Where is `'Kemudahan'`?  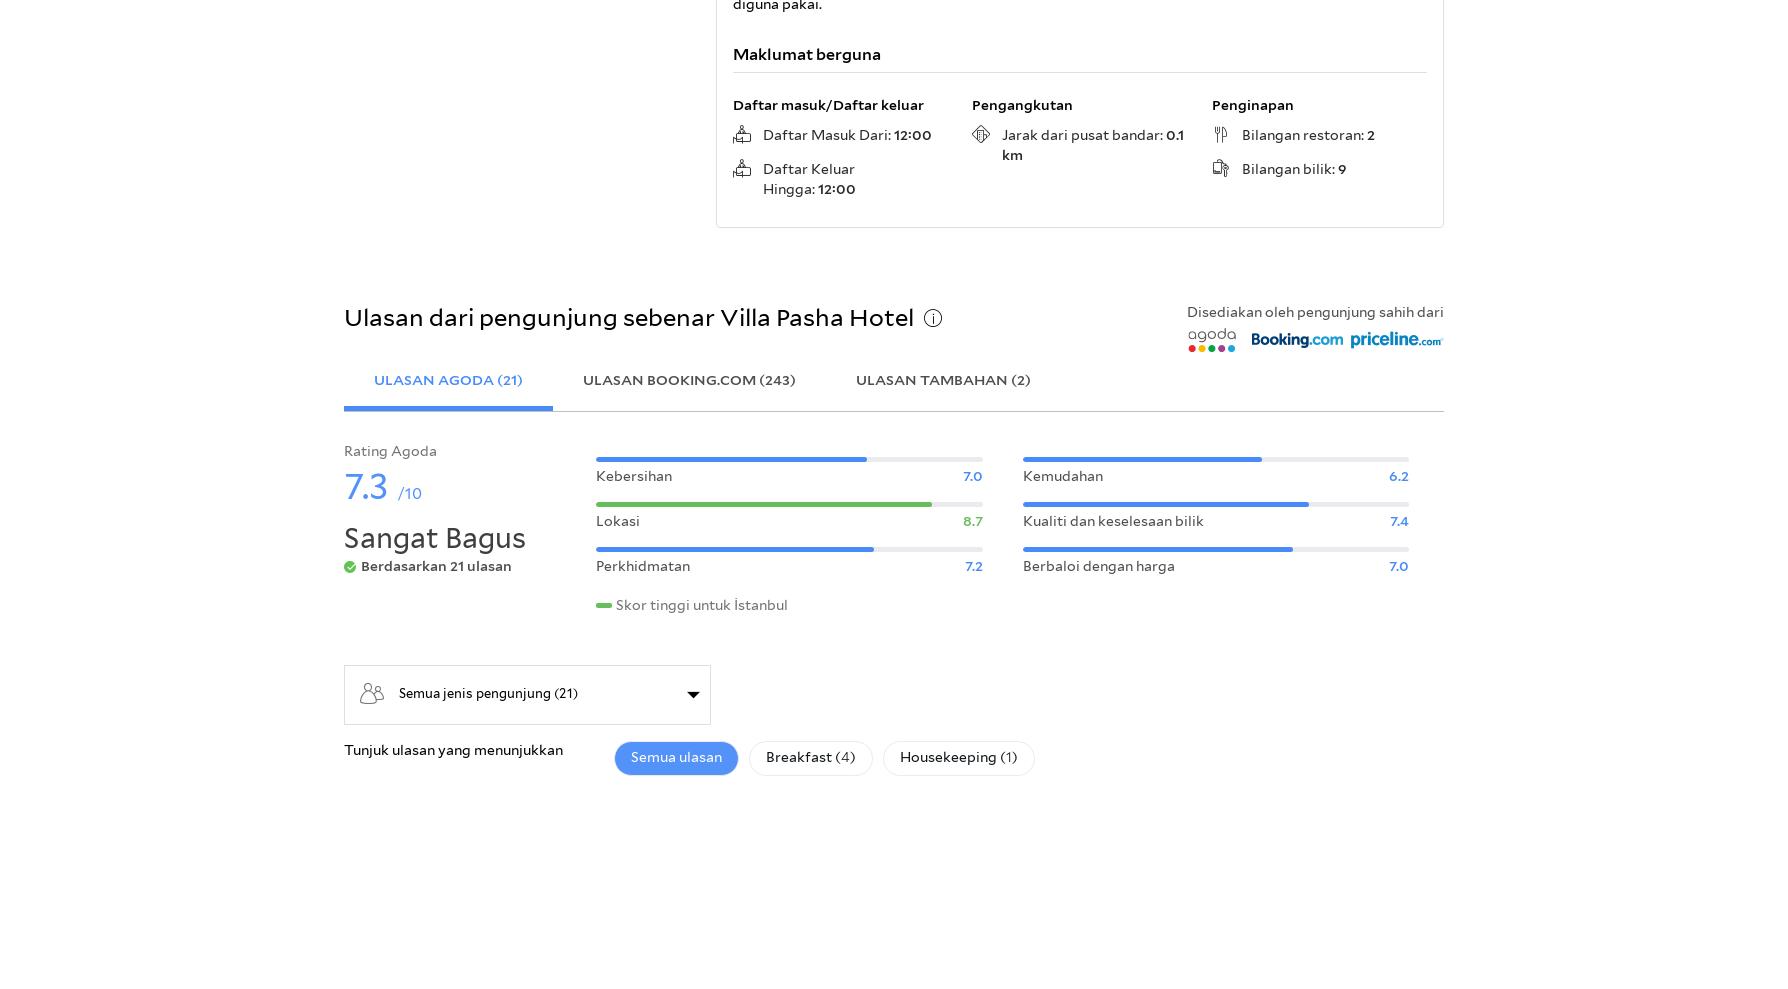
'Kemudahan' is located at coordinates (1022, 474).